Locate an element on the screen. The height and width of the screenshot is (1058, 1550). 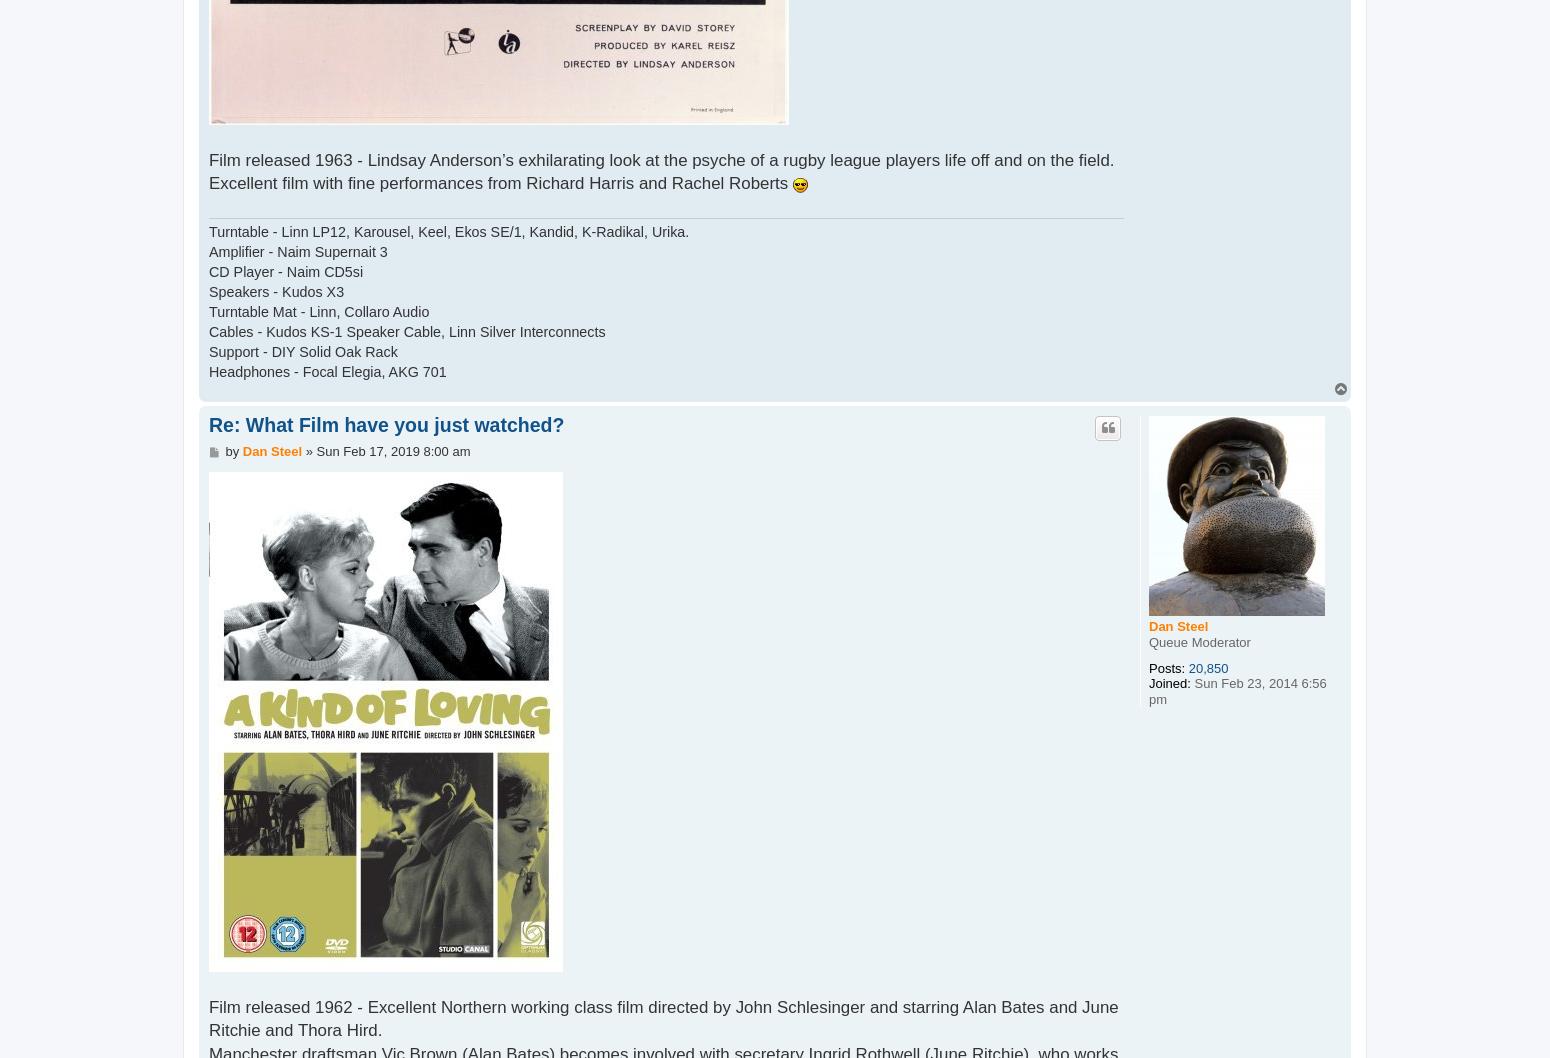
'Joined:' is located at coordinates (1148, 682).